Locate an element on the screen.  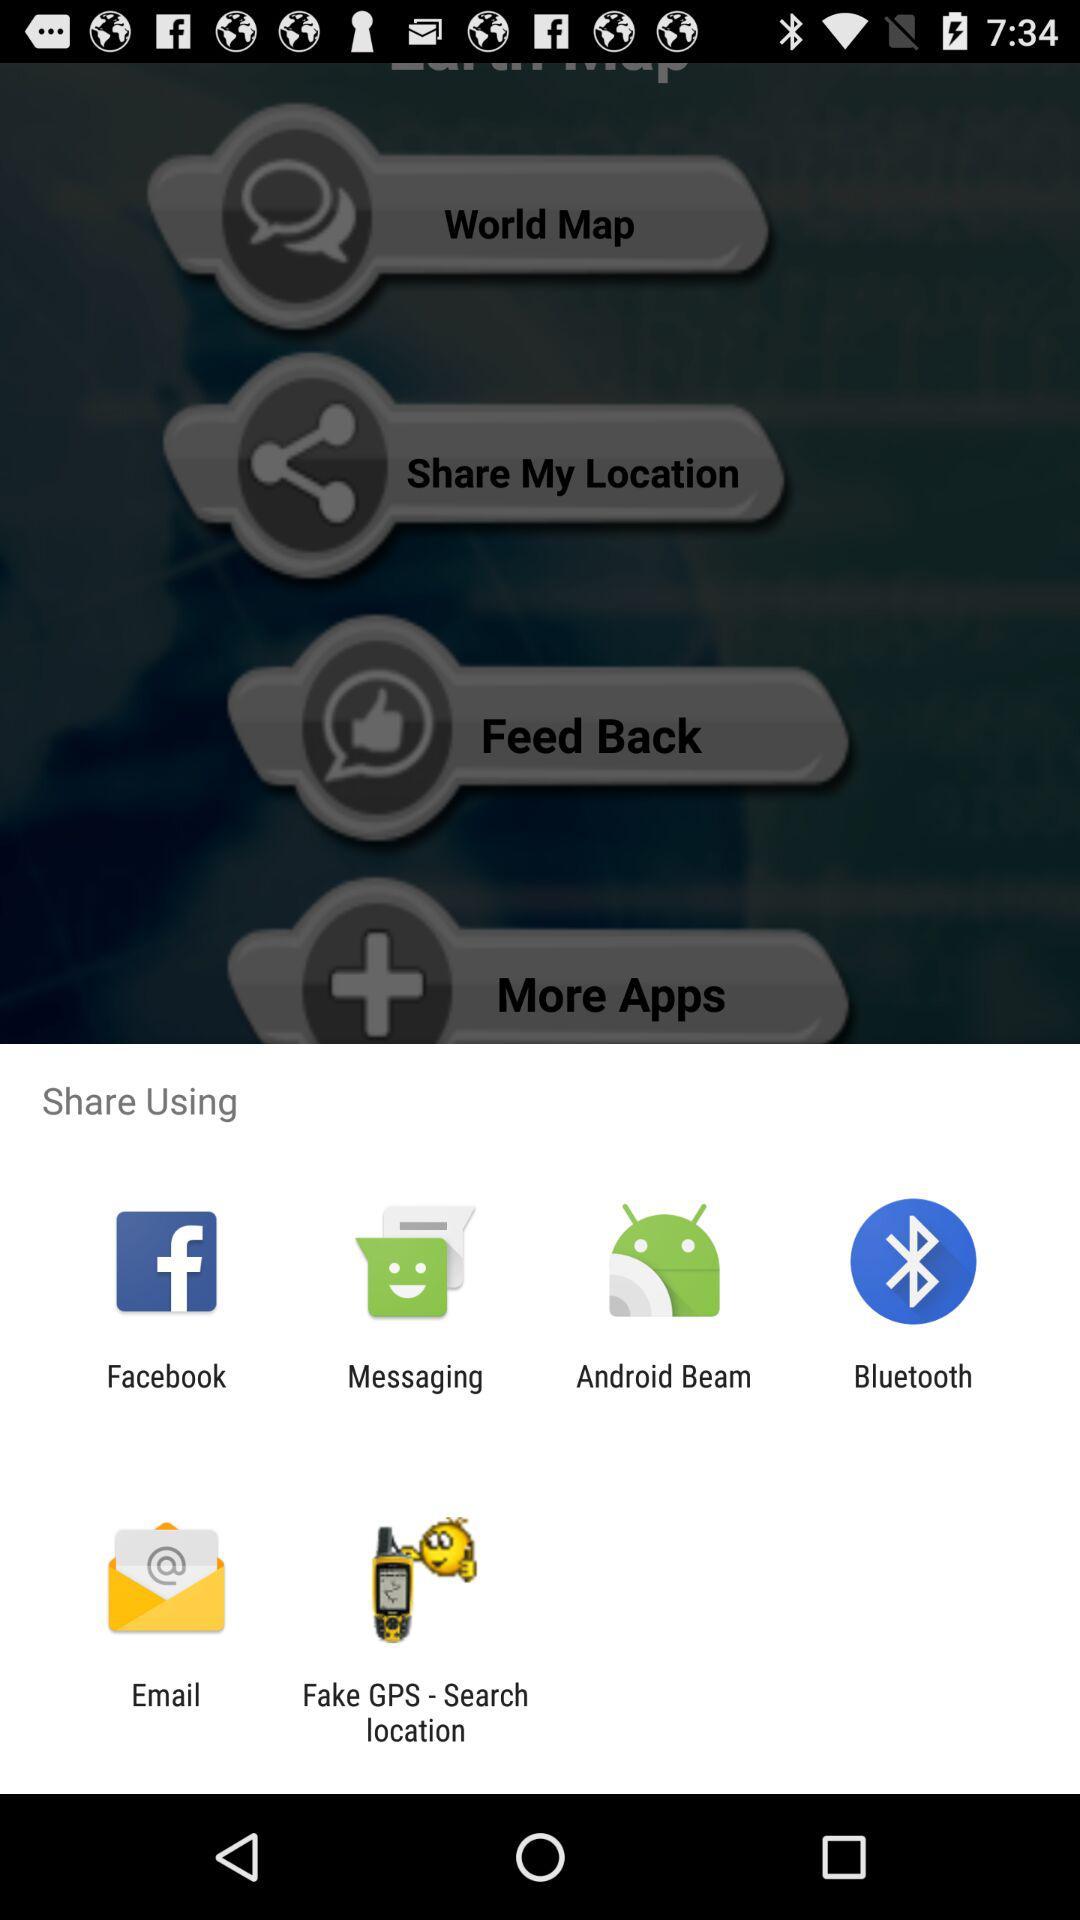
fake gps search app is located at coordinates (414, 1711).